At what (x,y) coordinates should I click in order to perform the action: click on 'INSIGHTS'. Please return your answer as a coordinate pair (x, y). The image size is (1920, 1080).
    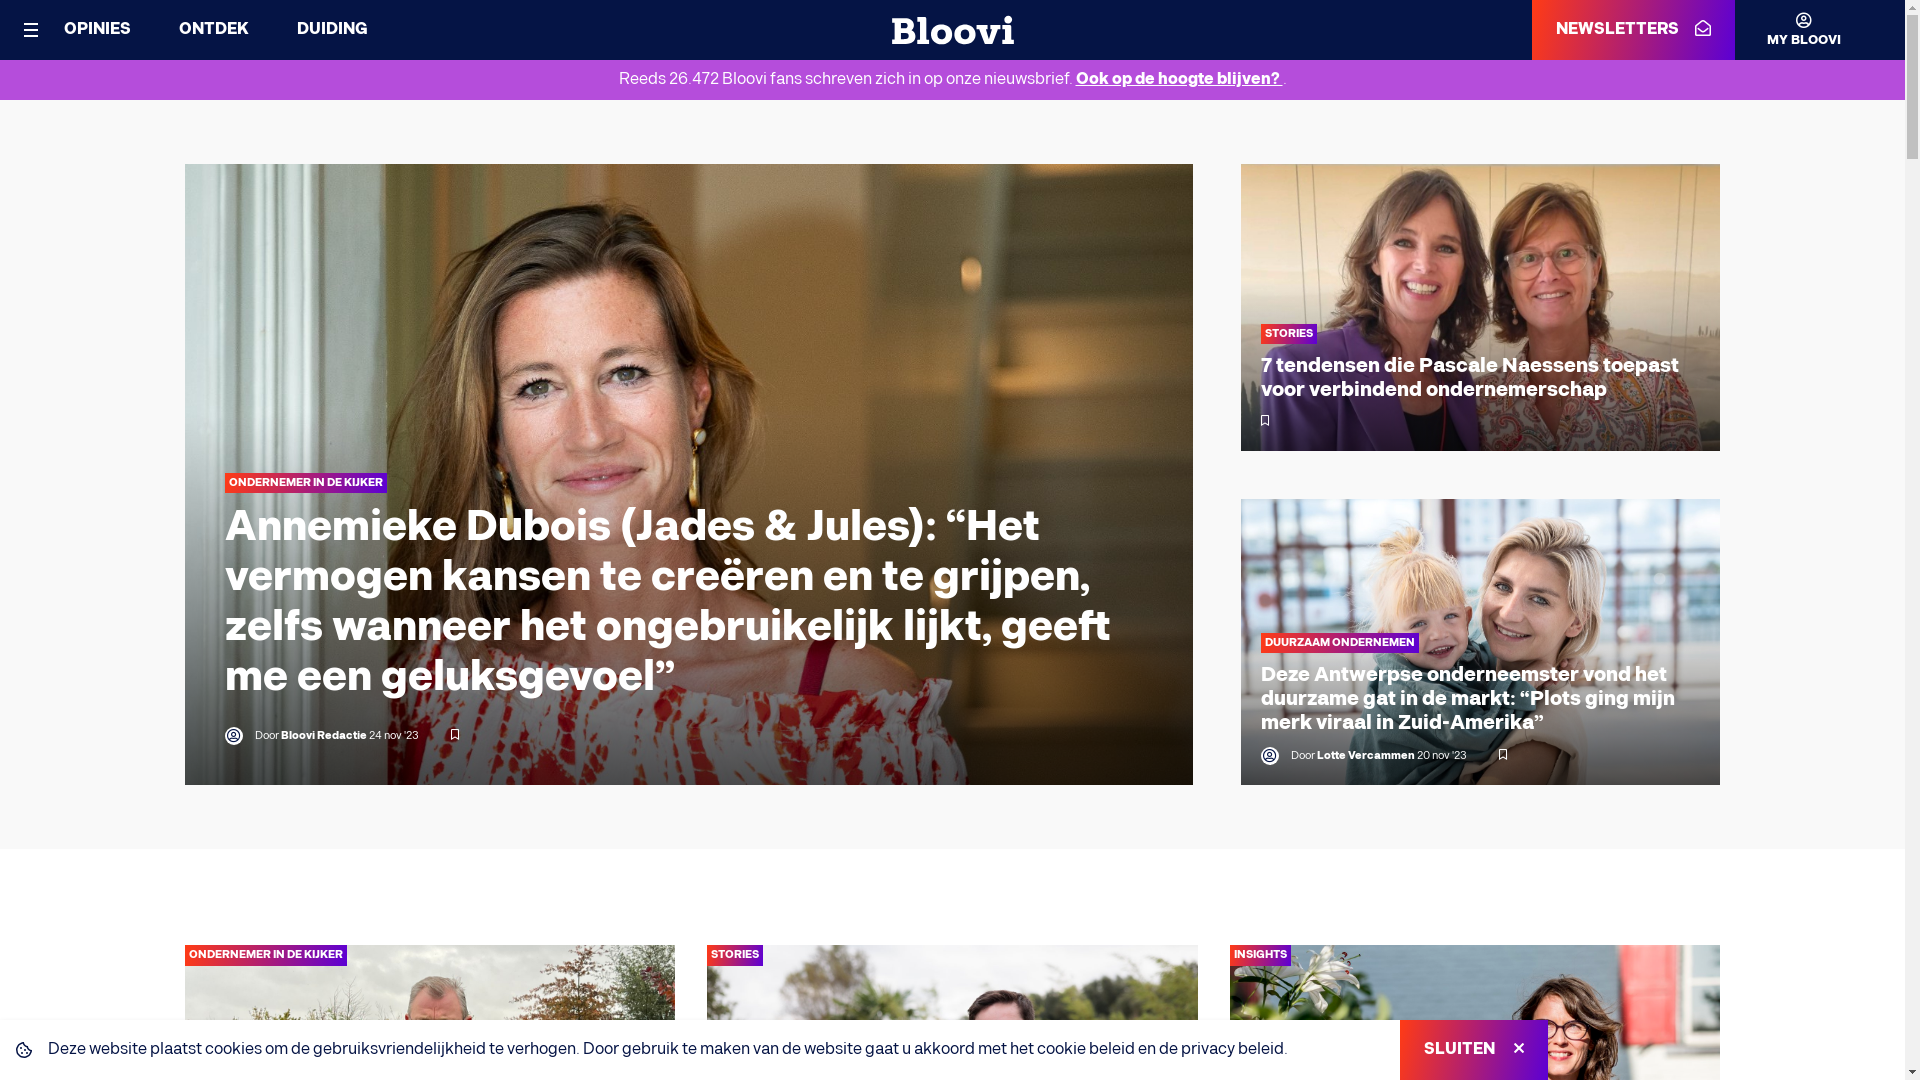
    Looking at the image, I should click on (1259, 954).